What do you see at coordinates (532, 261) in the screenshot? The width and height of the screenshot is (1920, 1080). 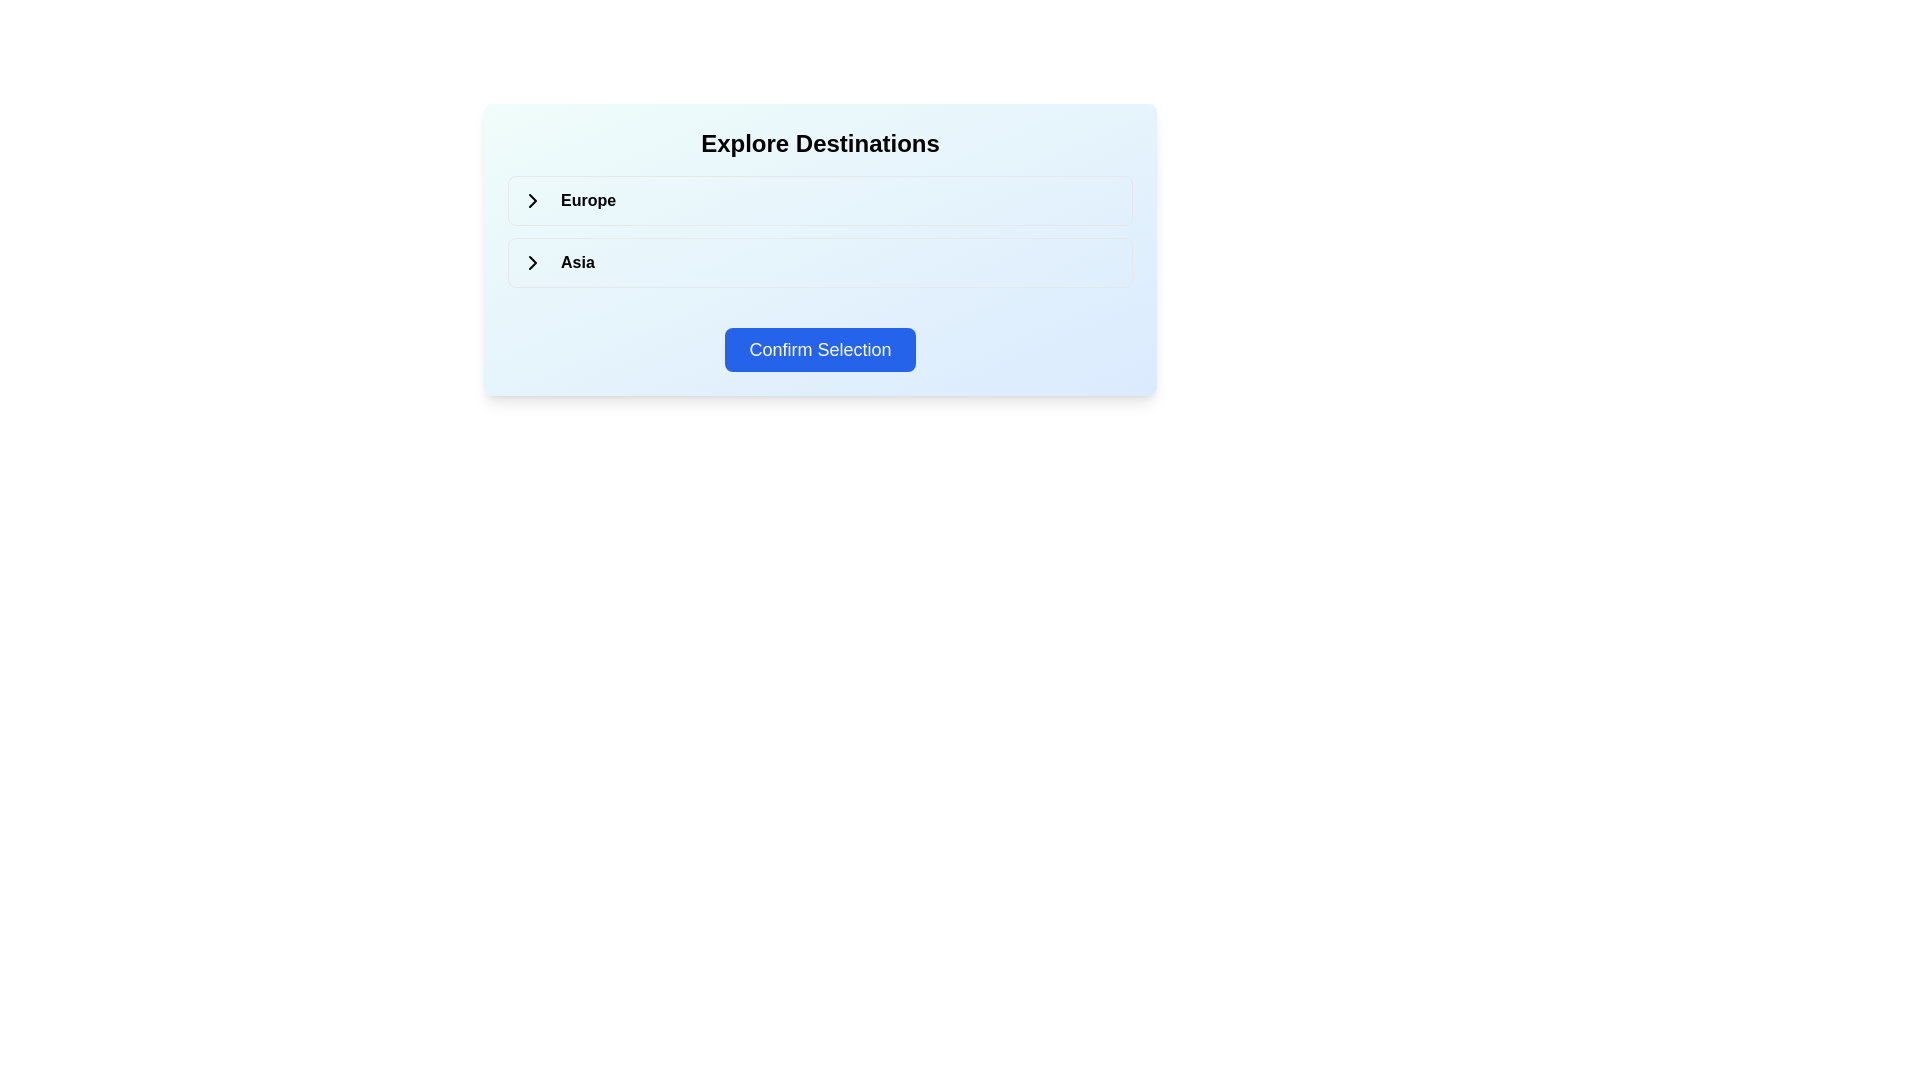 I see `the Chevron icon located to the left of the 'Asia' entry in the 'Explore Destinations' list` at bounding box center [532, 261].